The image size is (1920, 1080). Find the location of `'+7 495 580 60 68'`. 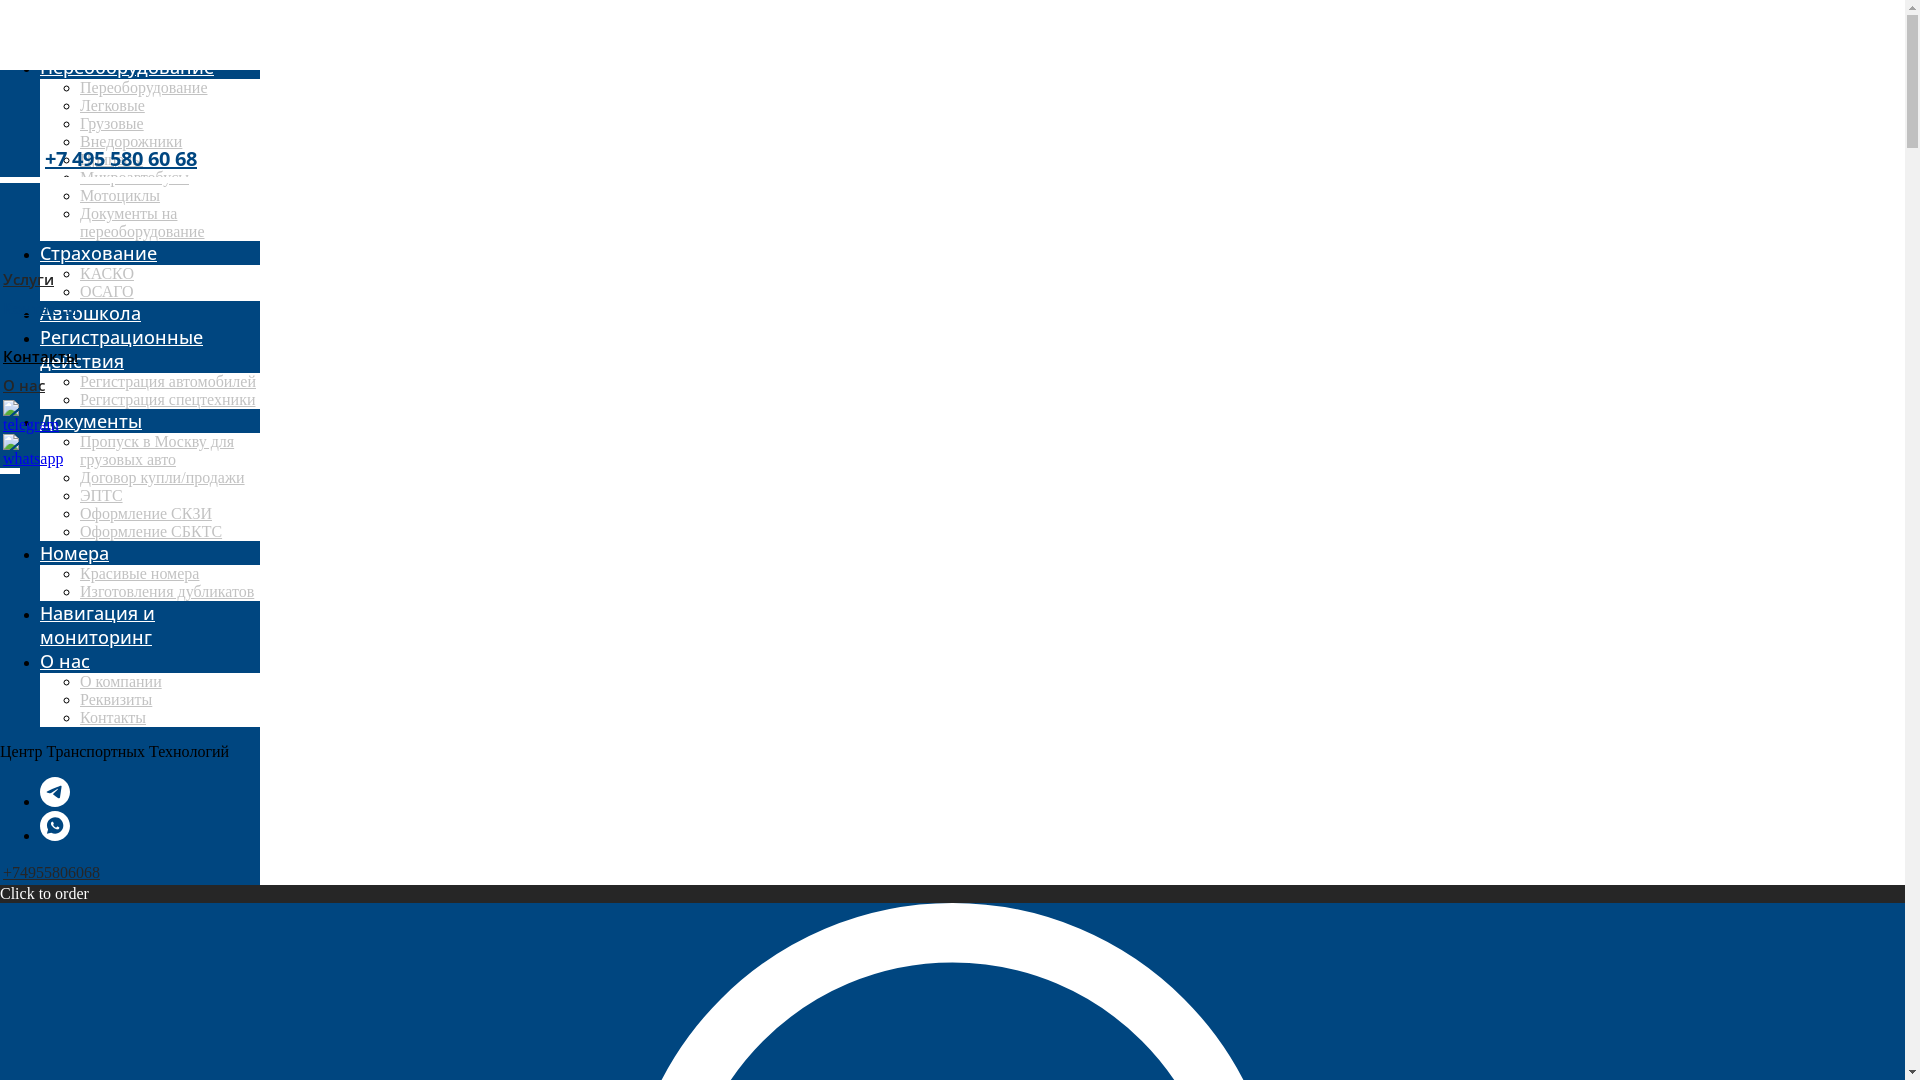

'+7 495 580 60 68' is located at coordinates (119, 157).